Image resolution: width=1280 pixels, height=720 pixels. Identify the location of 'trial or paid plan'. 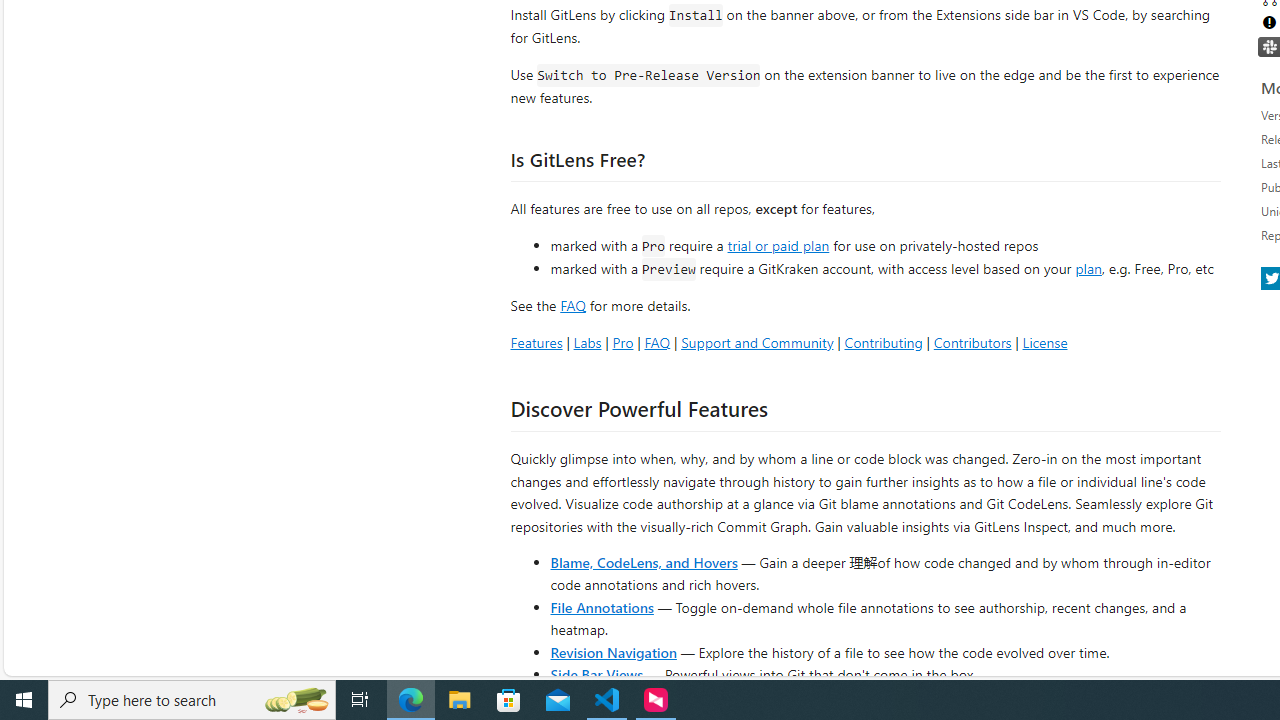
(777, 243).